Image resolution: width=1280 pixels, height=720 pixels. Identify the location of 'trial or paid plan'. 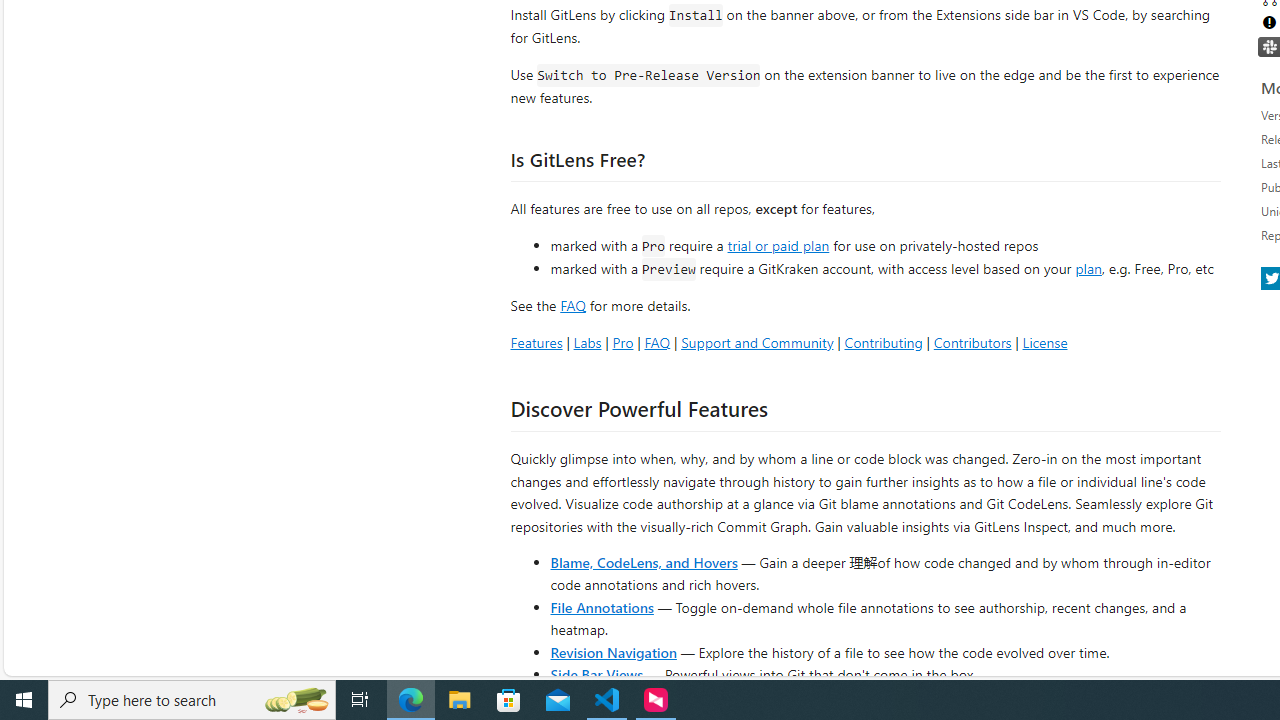
(777, 243).